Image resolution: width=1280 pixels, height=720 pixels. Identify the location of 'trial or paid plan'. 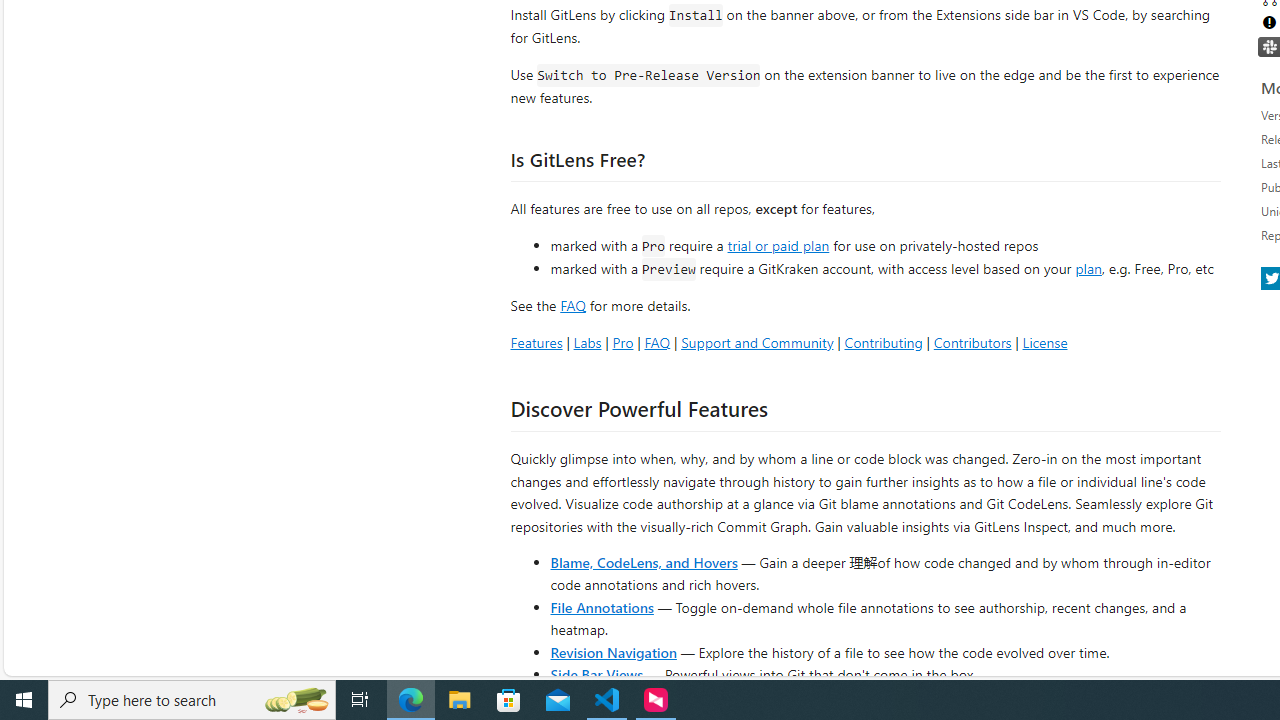
(777, 243).